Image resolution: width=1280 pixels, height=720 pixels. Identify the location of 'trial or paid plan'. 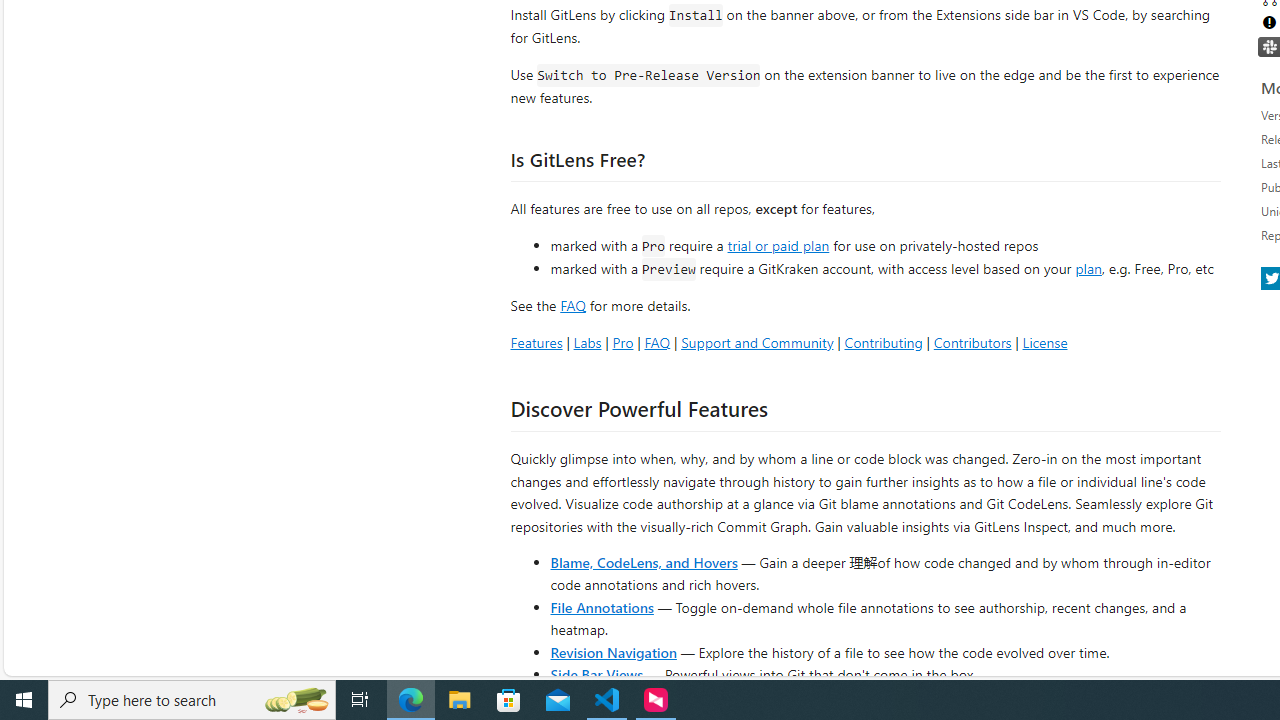
(777, 243).